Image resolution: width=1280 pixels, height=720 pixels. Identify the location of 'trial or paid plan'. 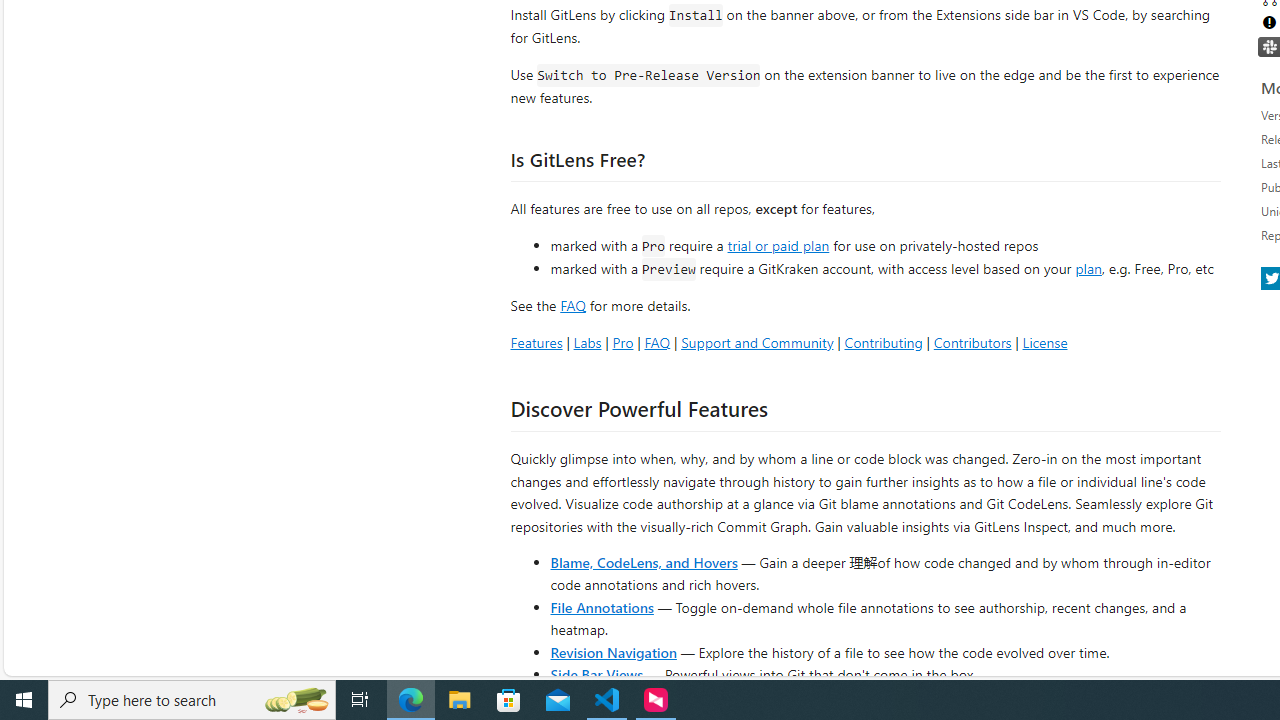
(777, 243).